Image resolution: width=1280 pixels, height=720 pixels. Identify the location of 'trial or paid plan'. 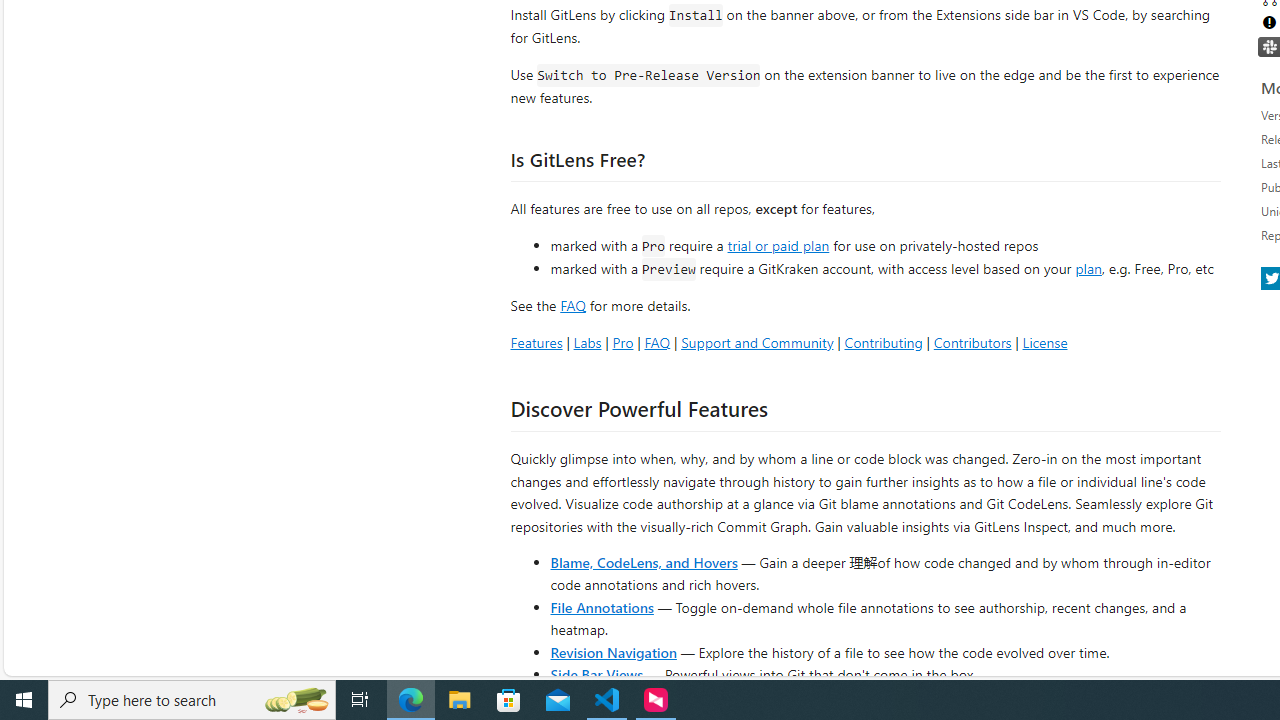
(777, 243).